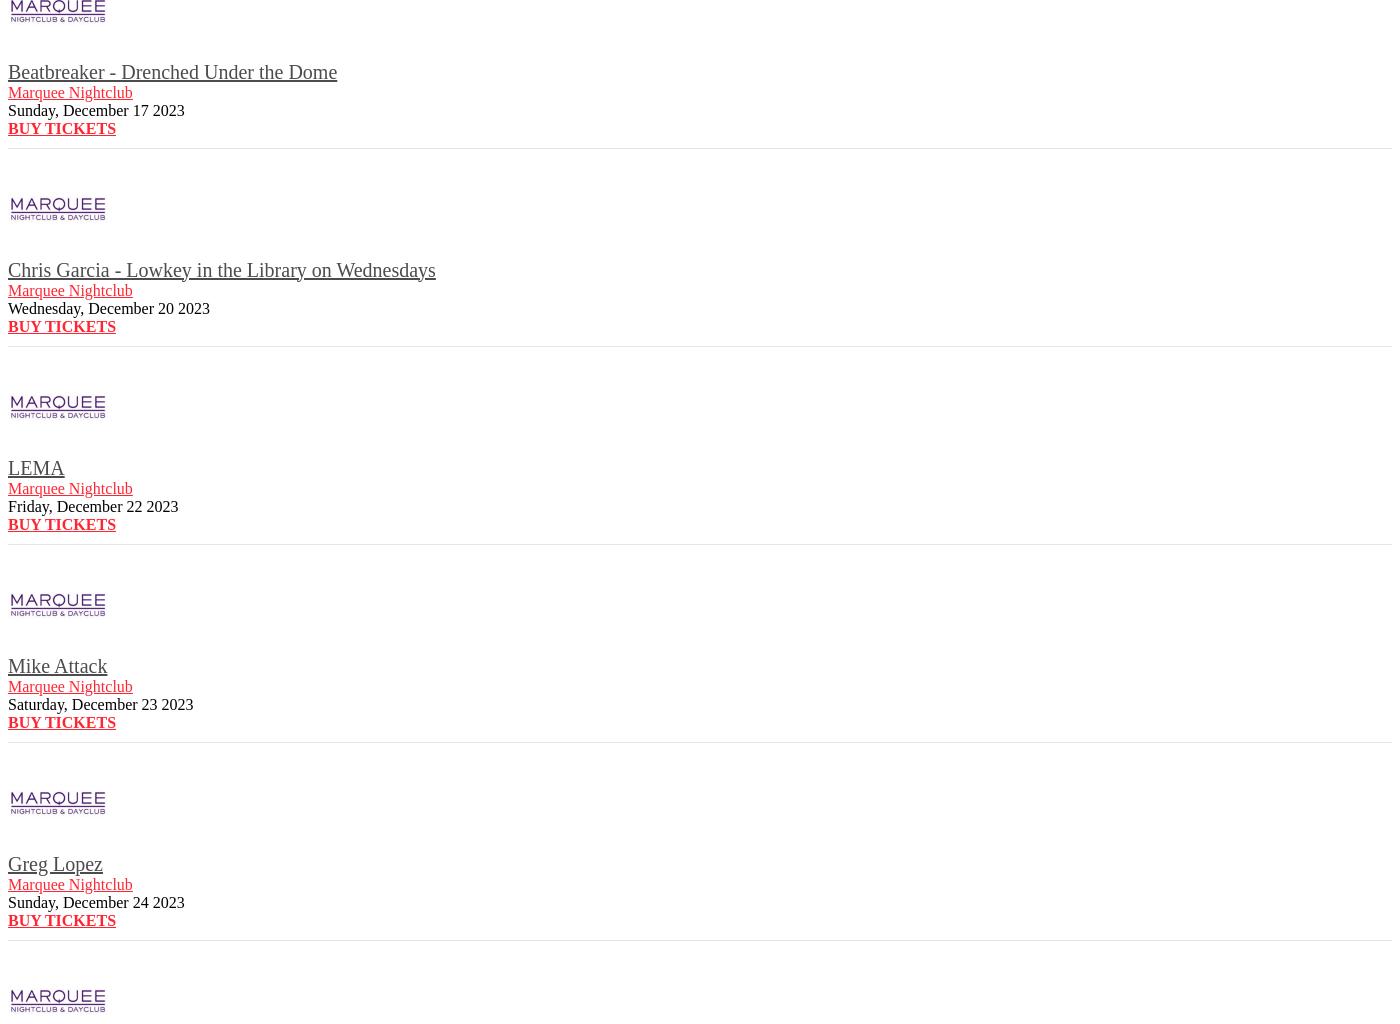  Describe the element at coordinates (92, 504) in the screenshot. I see `'Friday, December 22 2023'` at that location.